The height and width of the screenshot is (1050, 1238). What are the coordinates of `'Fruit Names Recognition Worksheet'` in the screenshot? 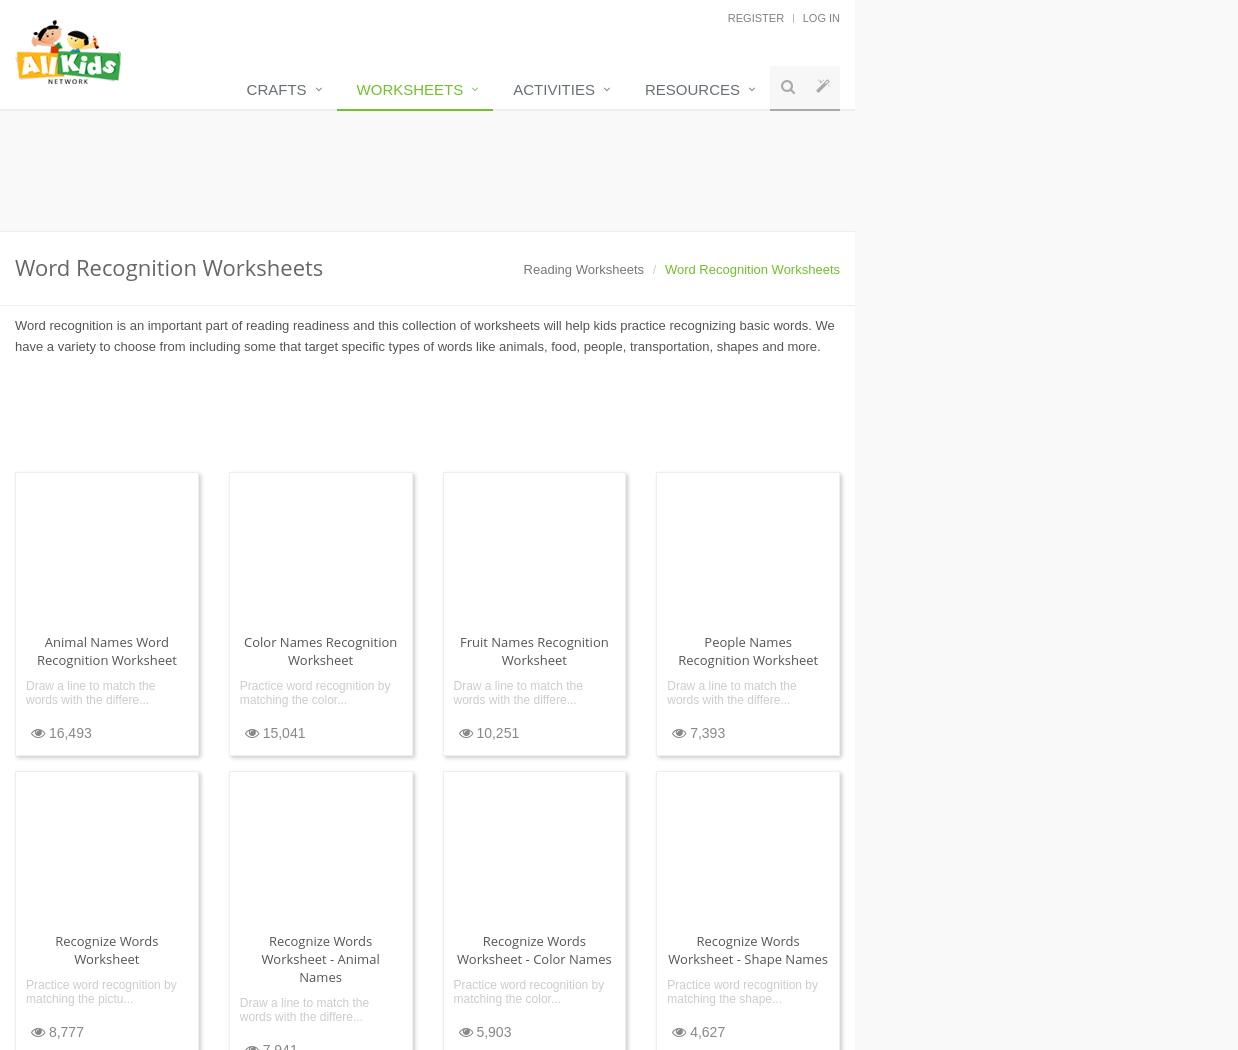 It's located at (533, 650).